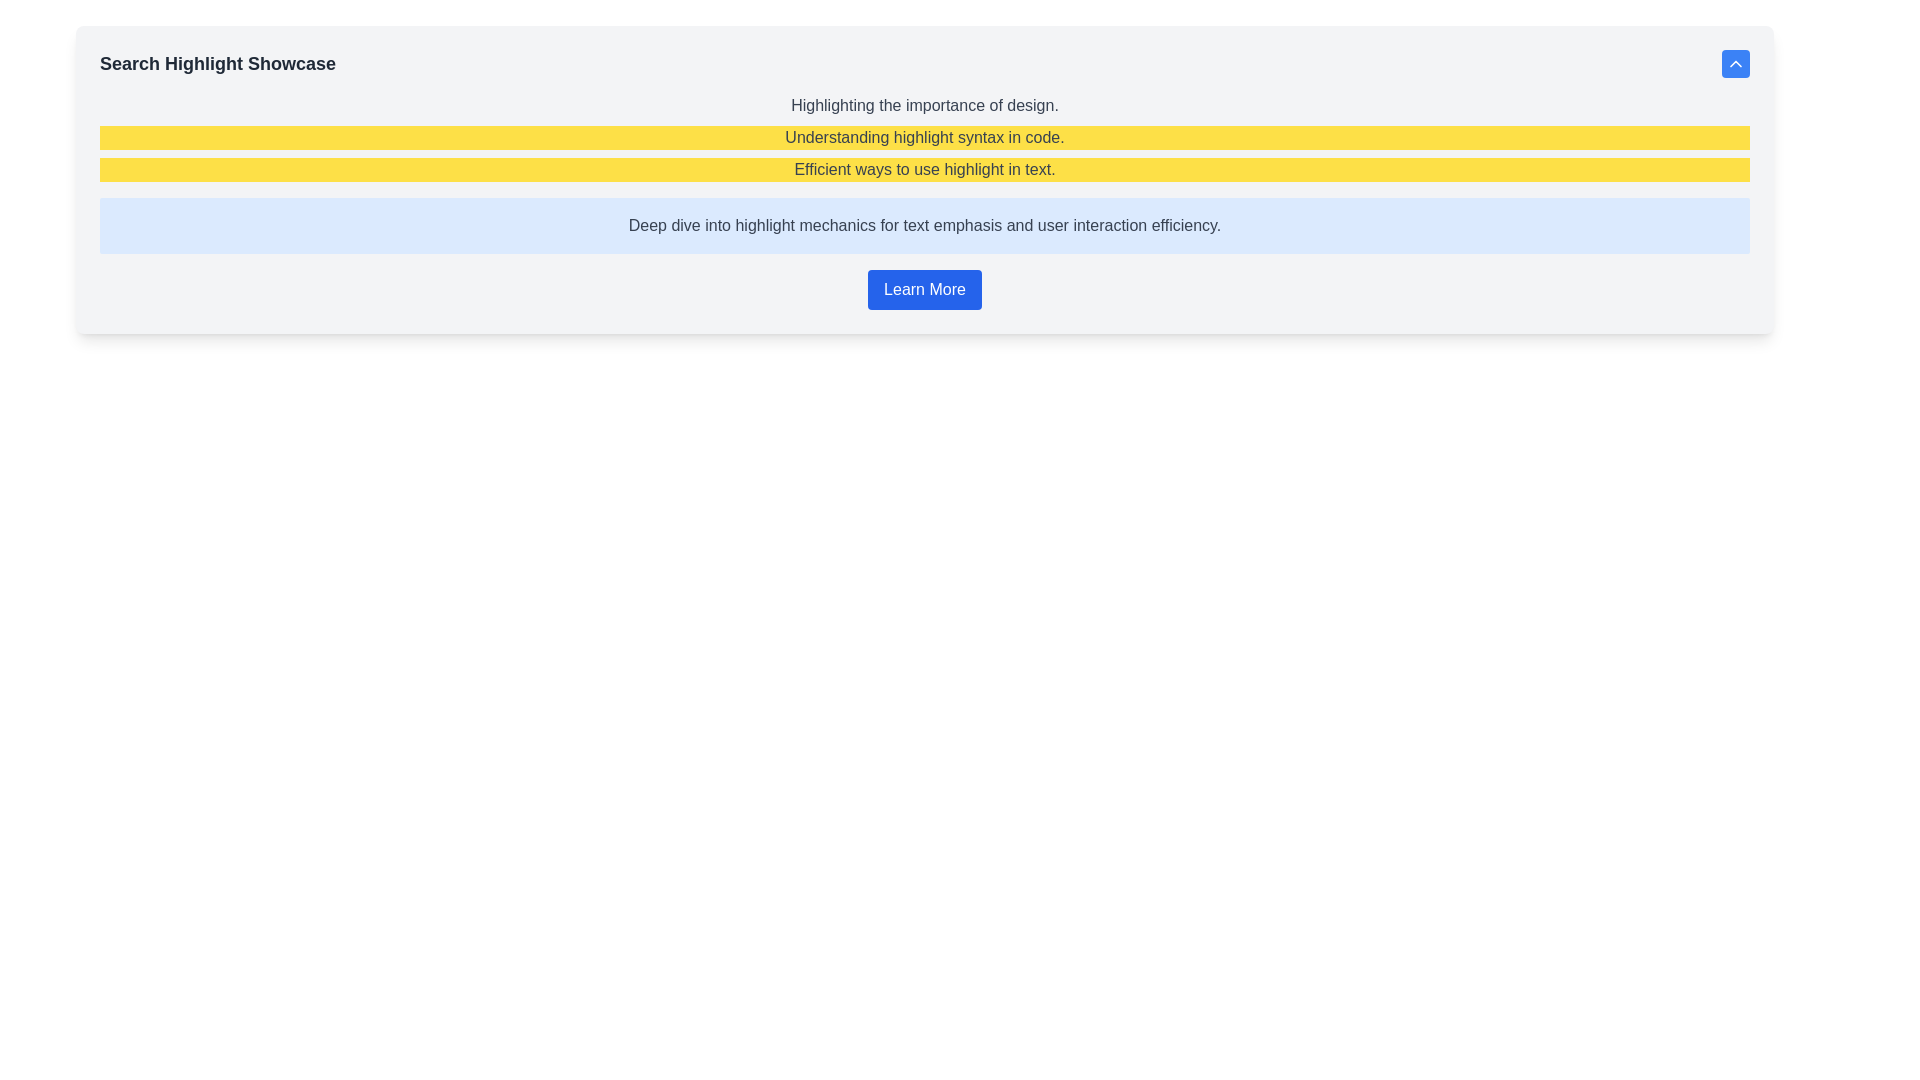 Image resolution: width=1920 pixels, height=1080 pixels. Describe the element at coordinates (924, 137) in the screenshot. I see `the highlighted text within the 'Search Highlight Showcase' section, which is the second distinct section below the title` at that location.